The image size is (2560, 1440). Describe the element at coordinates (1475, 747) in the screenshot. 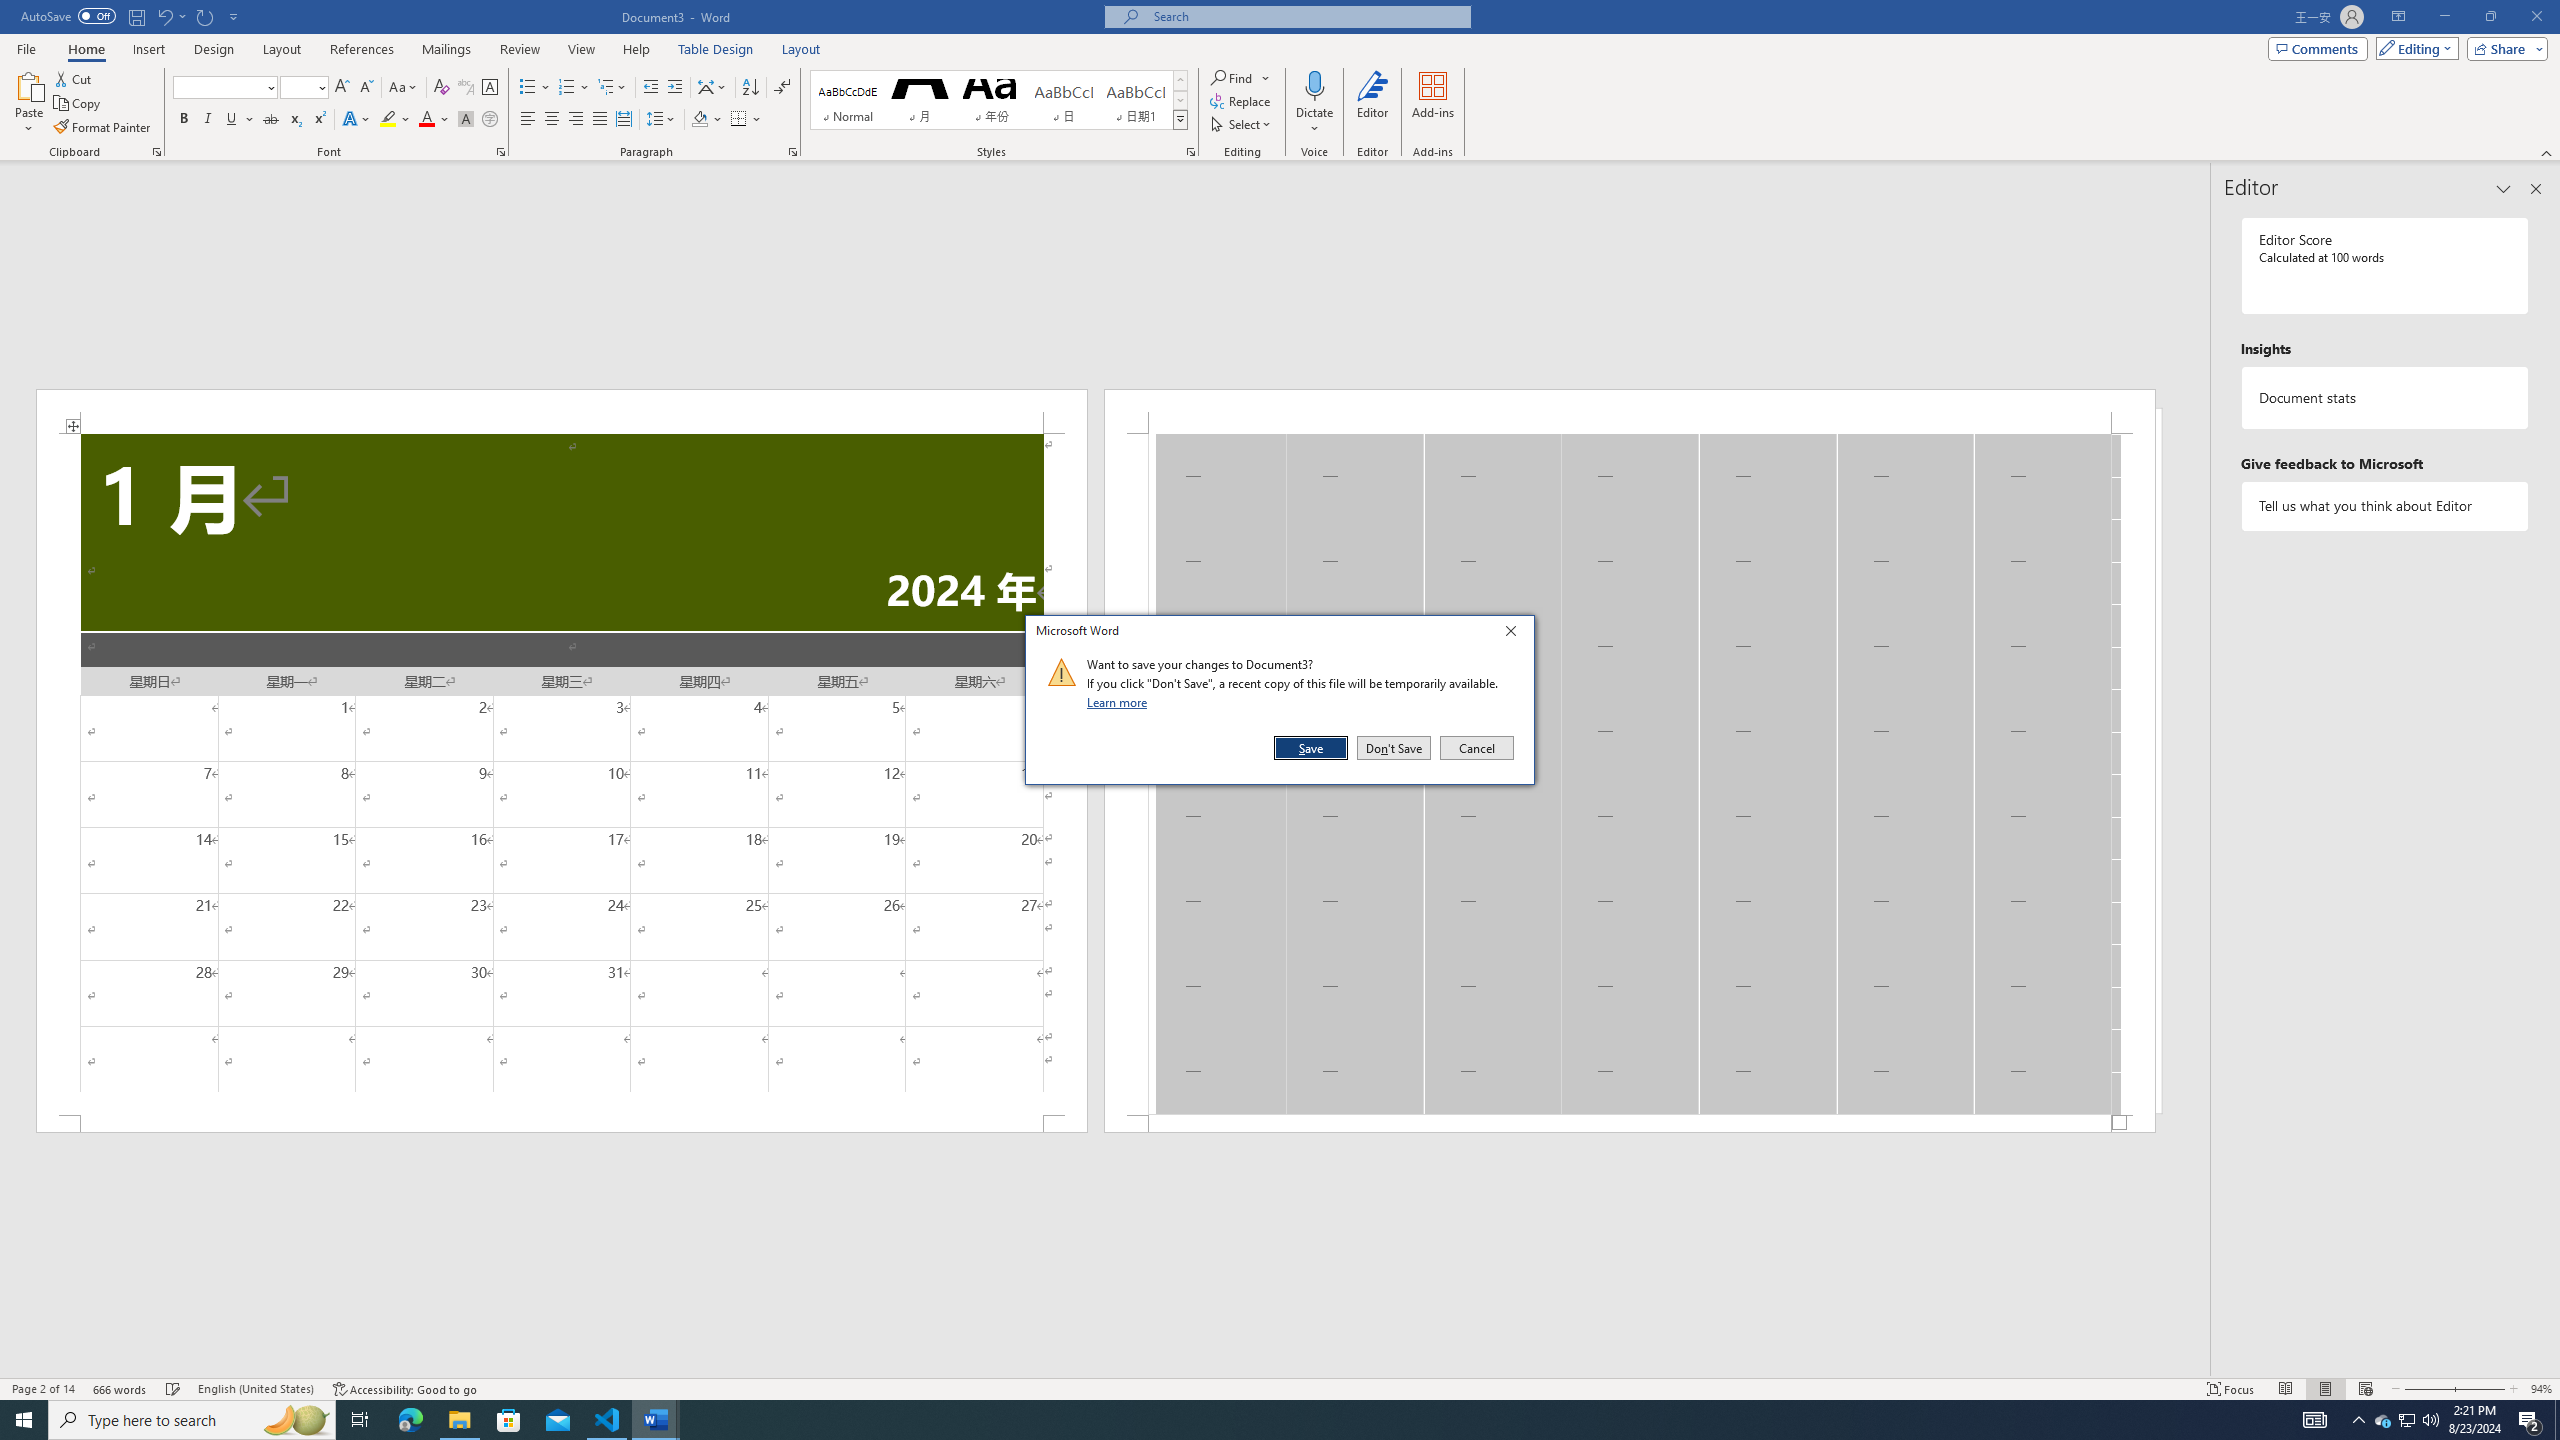

I see `'Cancel'` at that location.